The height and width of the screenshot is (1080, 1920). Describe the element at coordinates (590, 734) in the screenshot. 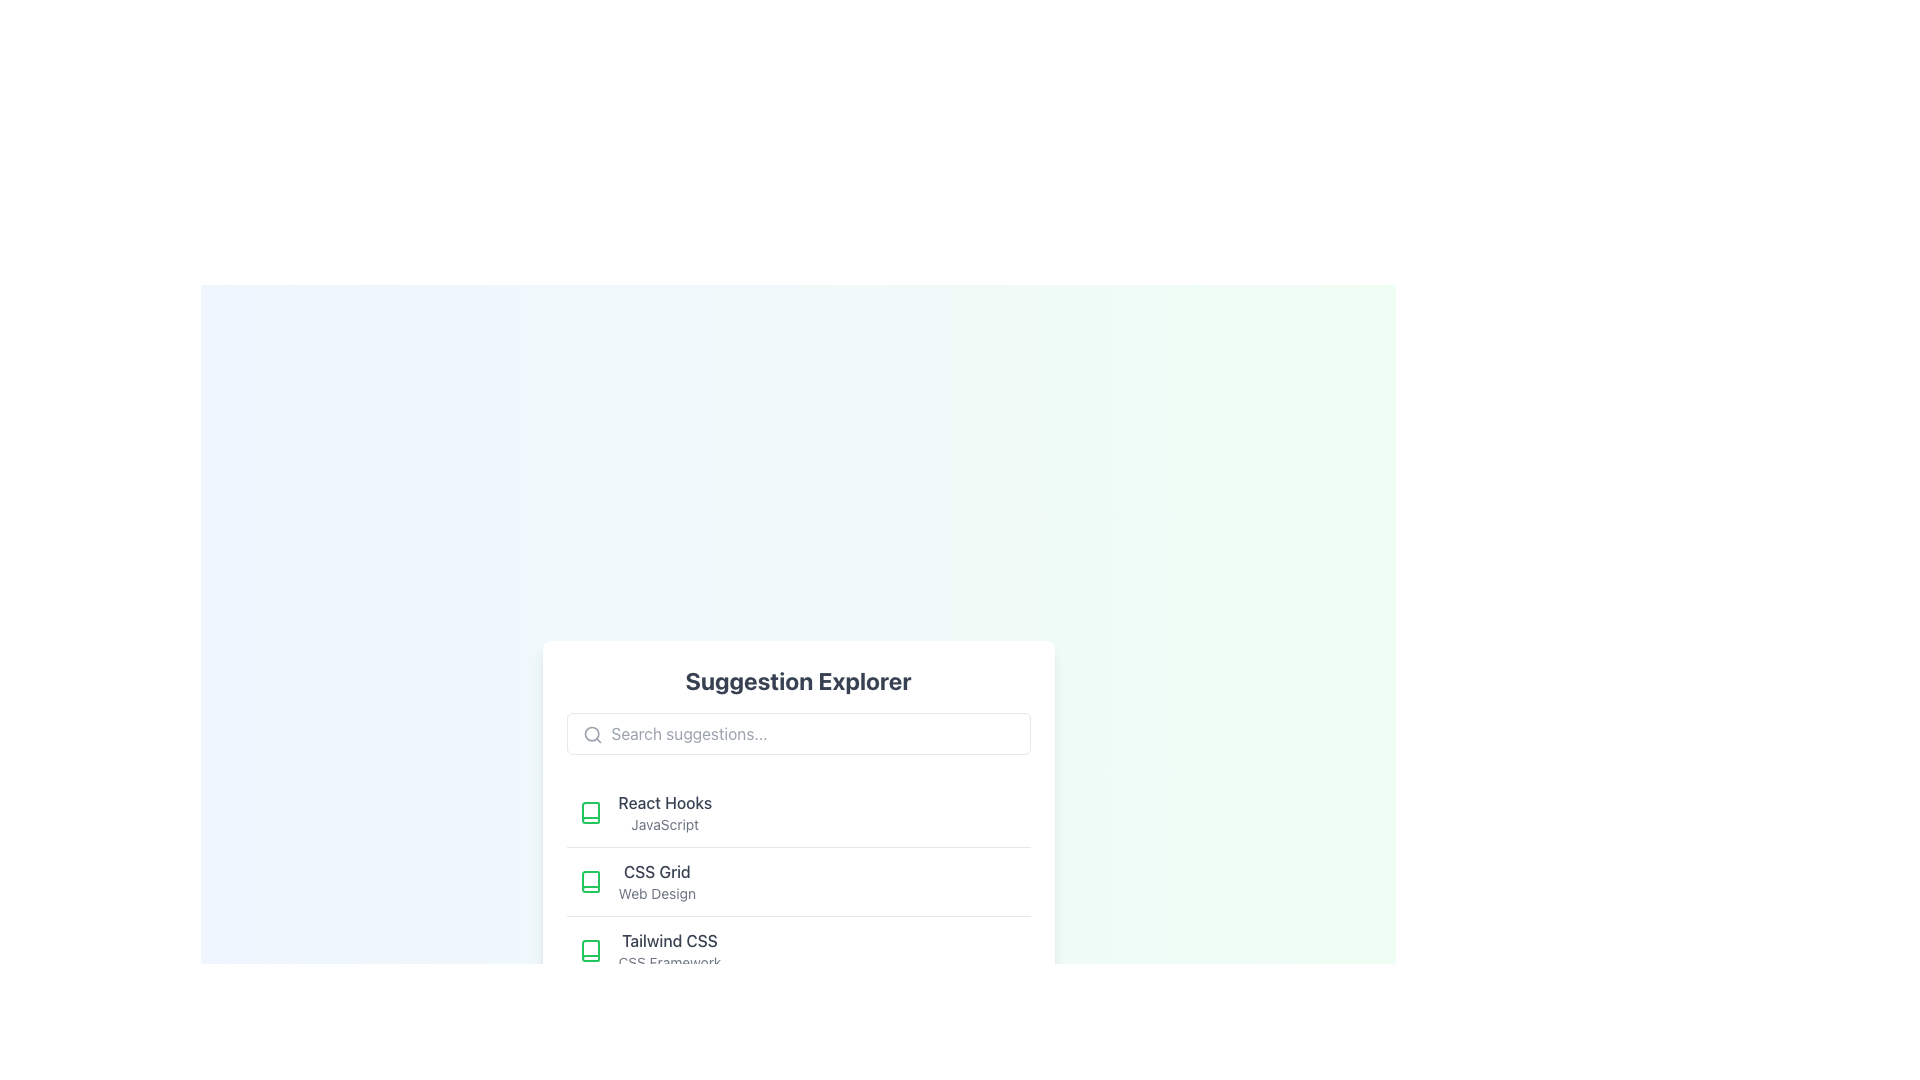

I see `the circular icon representing the glass part of the magnifying glass within the SVG search element` at that location.